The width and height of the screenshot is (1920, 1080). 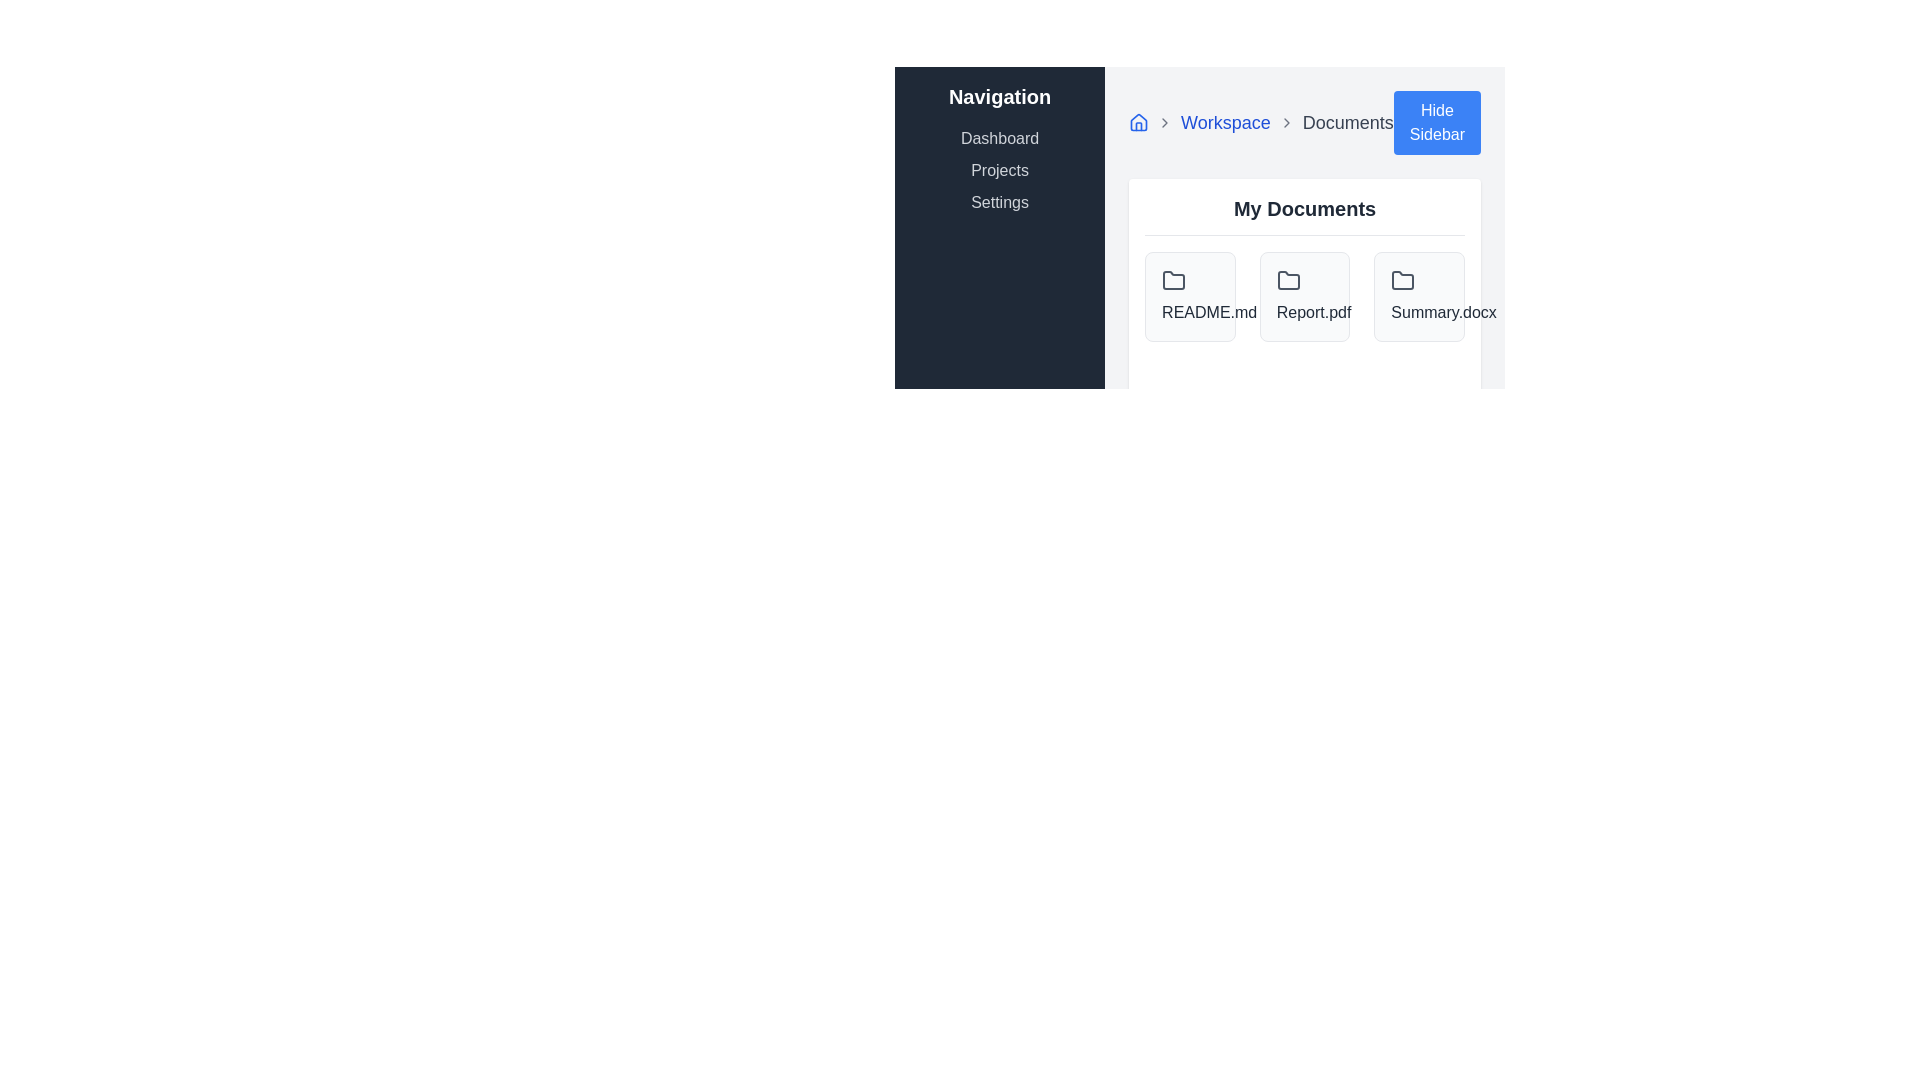 What do you see at coordinates (1305, 297) in the screenshot?
I see `the Grid Item that links to 'Report.pdf'` at bounding box center [1305, 297].